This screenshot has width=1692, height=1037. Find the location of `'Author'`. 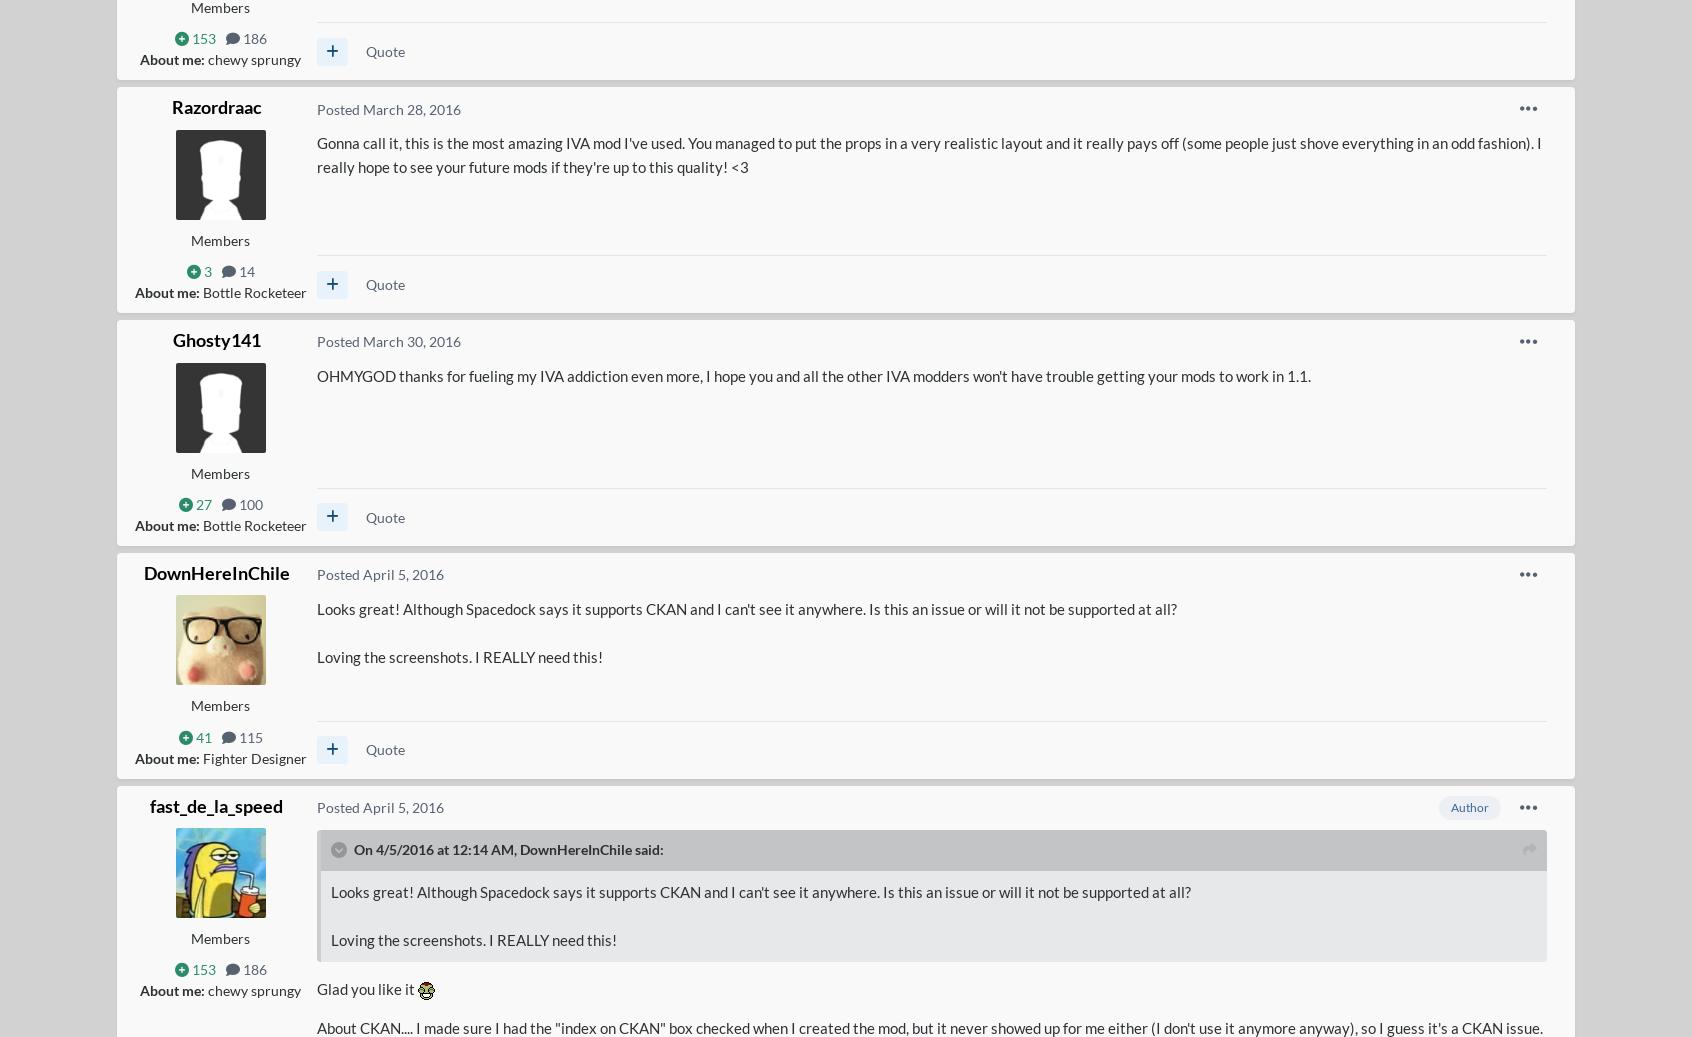

'Author' is located at coordinates (1450, 807).